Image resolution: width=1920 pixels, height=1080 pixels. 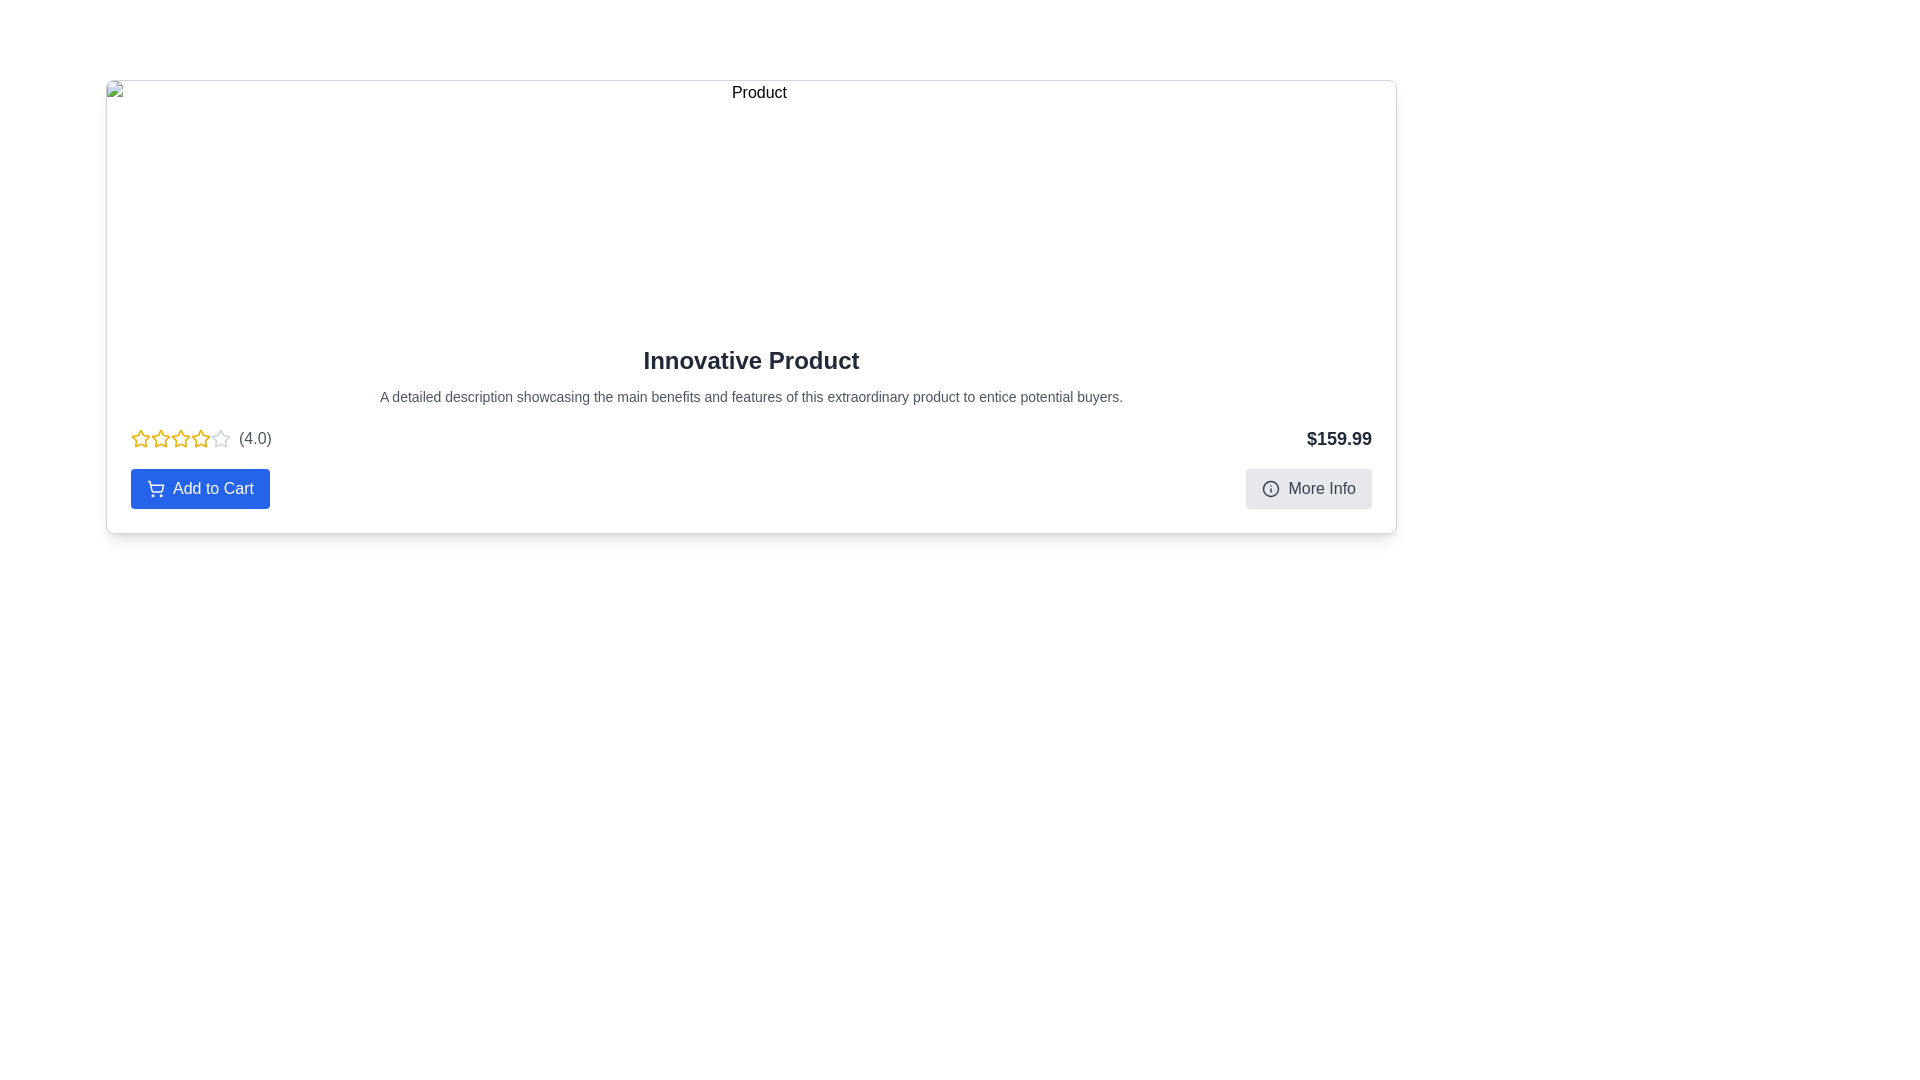 I want to click on the icon that visually represents additional information, located inside the 'More Info' button at the right end of the card layout, so click(x=1270, y=489).